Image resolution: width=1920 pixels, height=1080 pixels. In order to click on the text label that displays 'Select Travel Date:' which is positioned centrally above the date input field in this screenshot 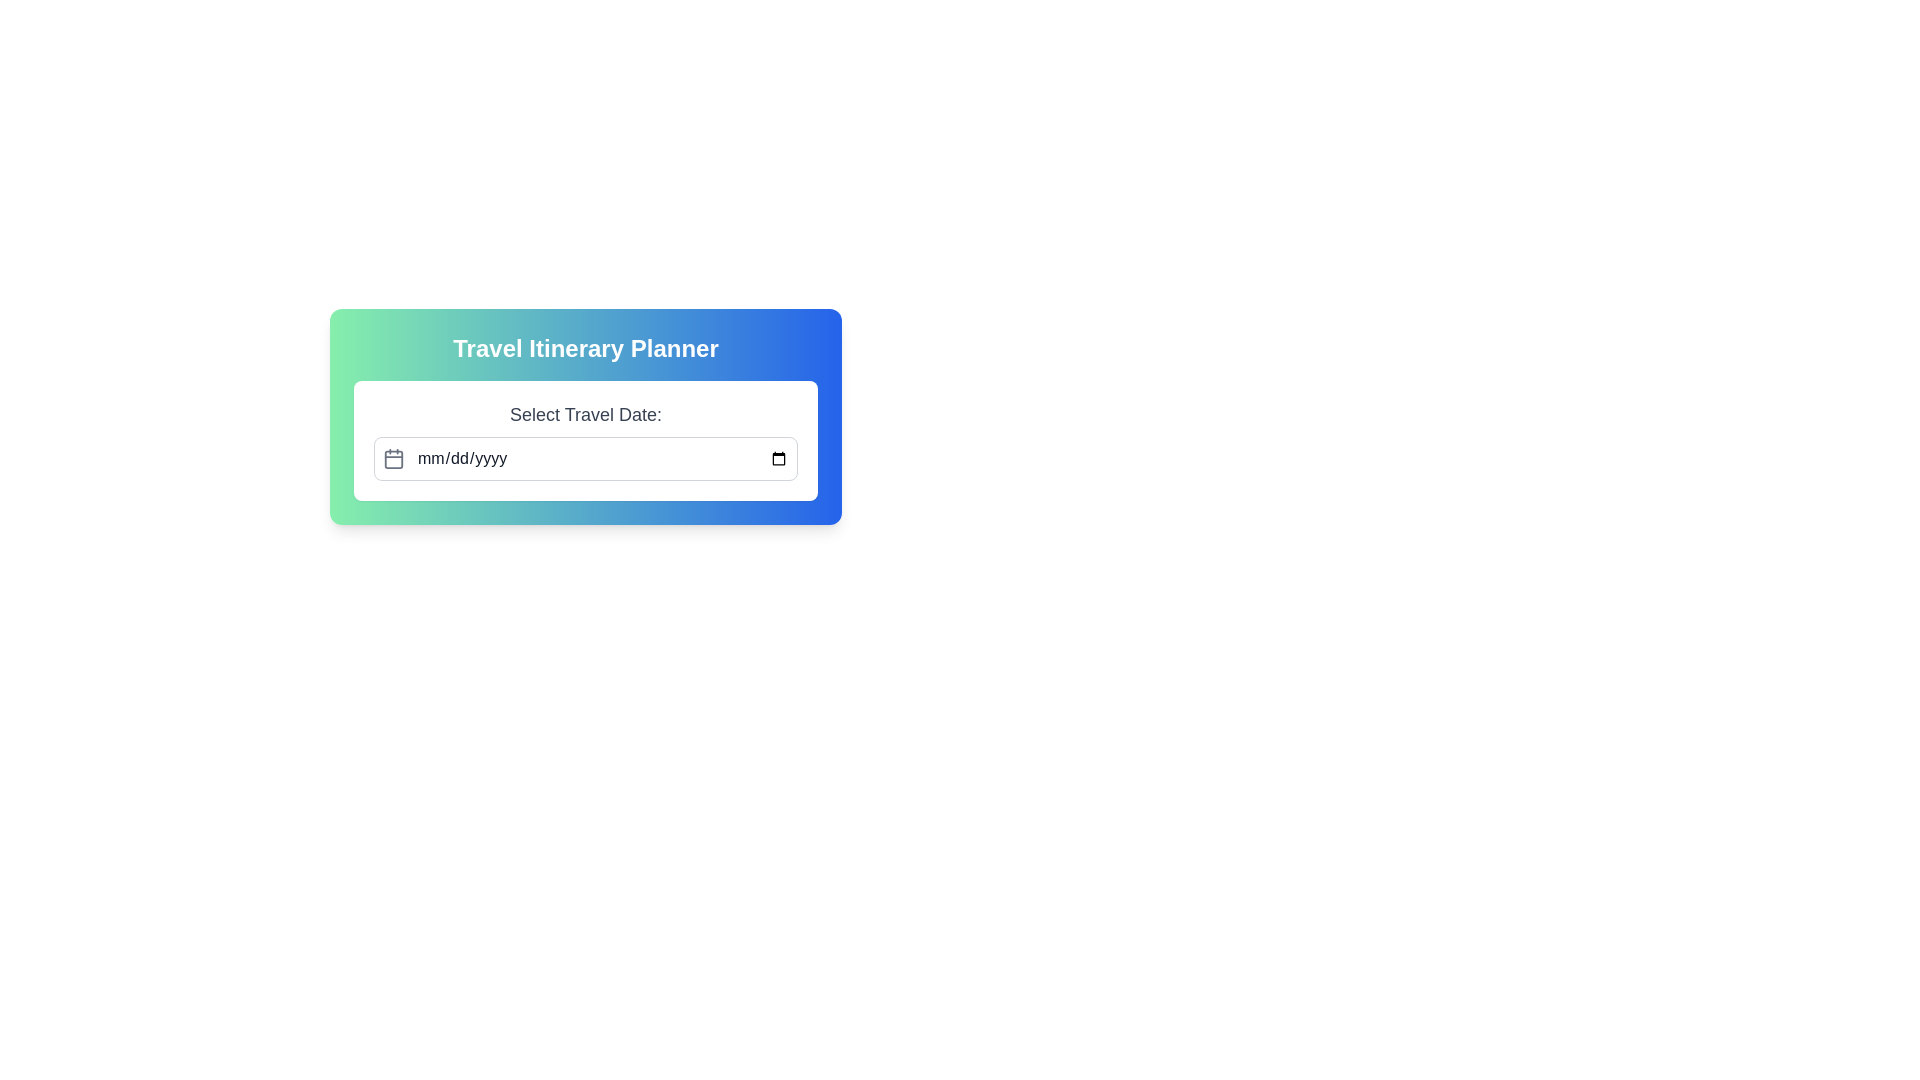, I will do `click(584, 414)`.